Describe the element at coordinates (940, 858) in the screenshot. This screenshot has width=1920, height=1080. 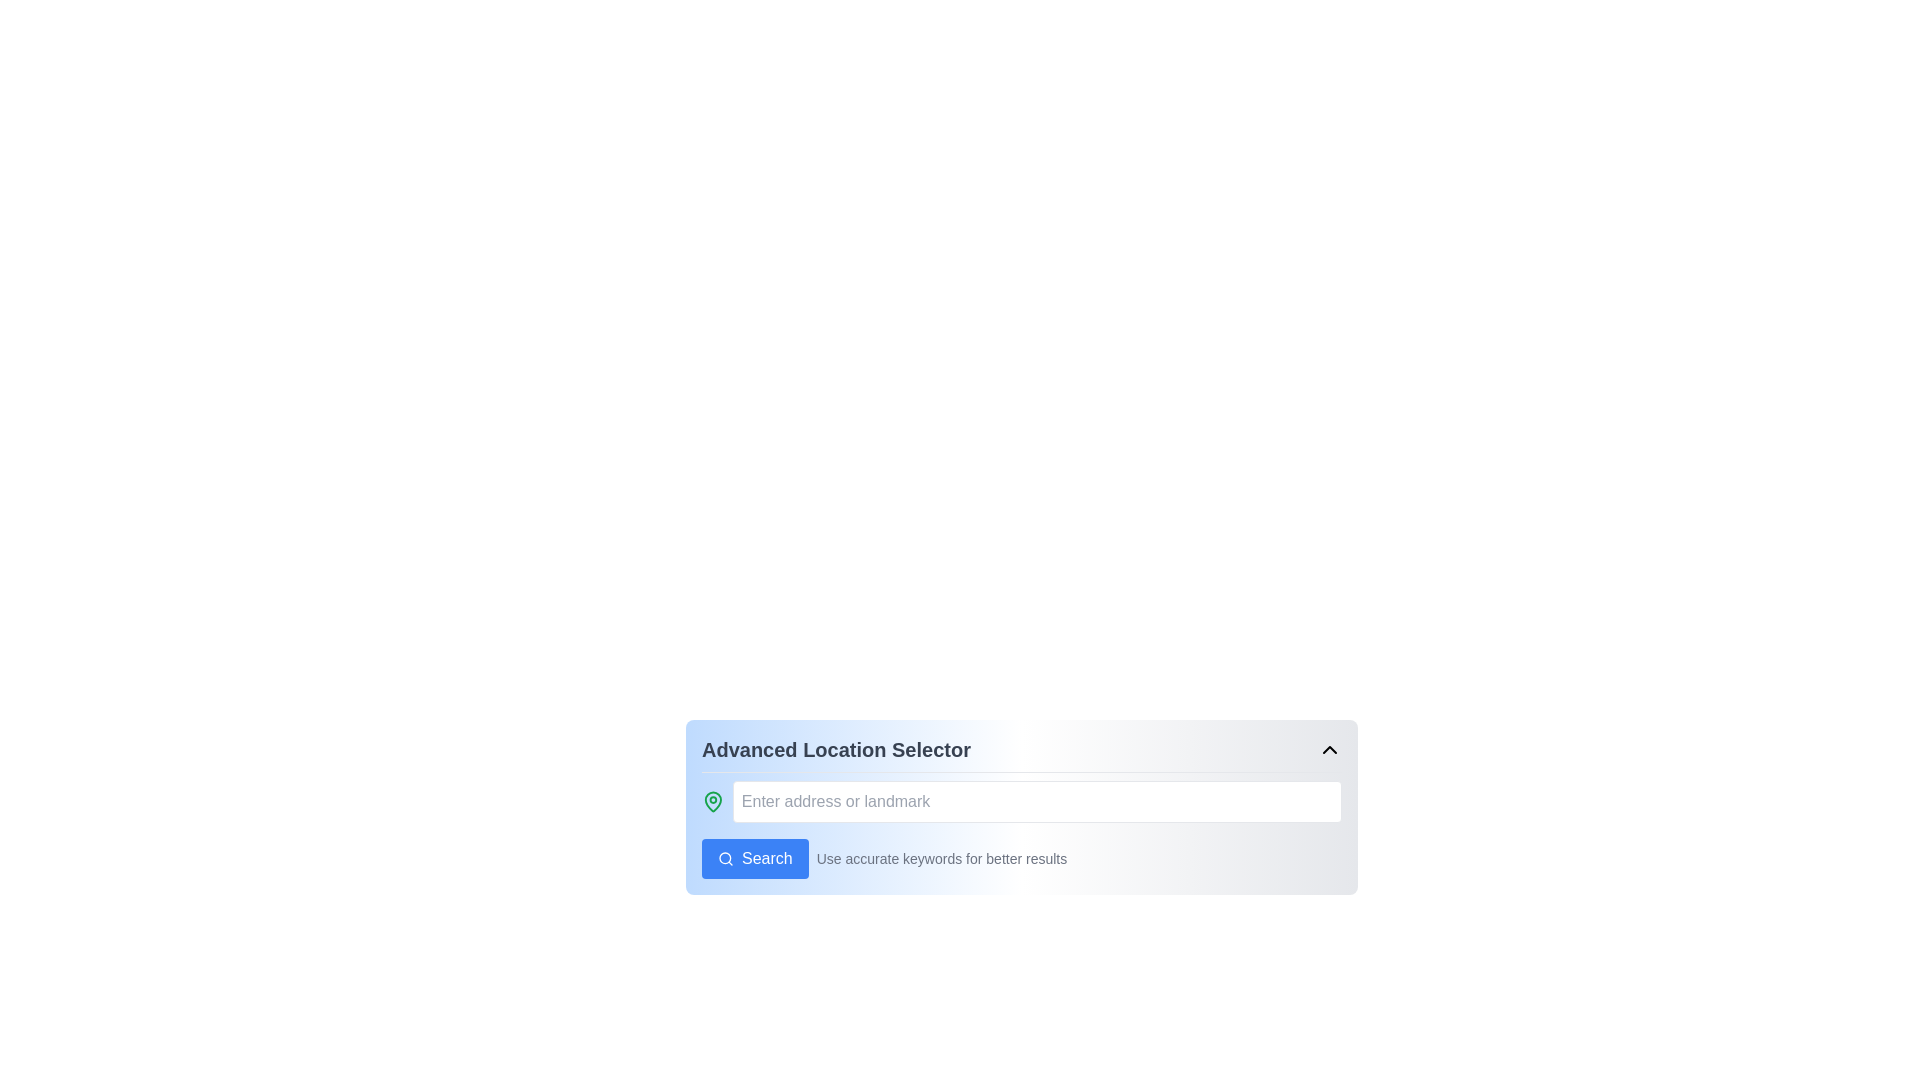
I see `the Text Label that provides hints for optimizing search keywords, located immediately to the right of the blue Search button` at that location.